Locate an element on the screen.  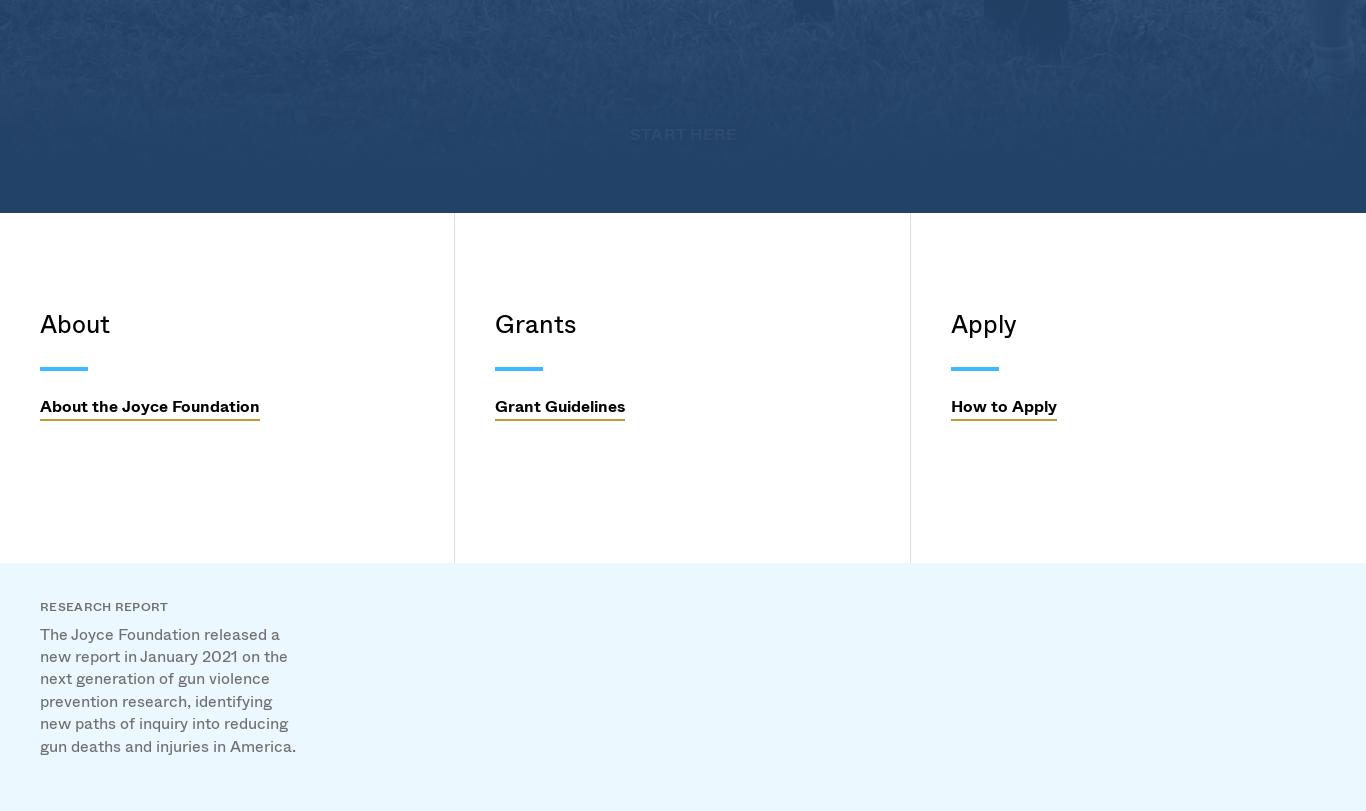
'Grants' is located at coordinates (561, 308).